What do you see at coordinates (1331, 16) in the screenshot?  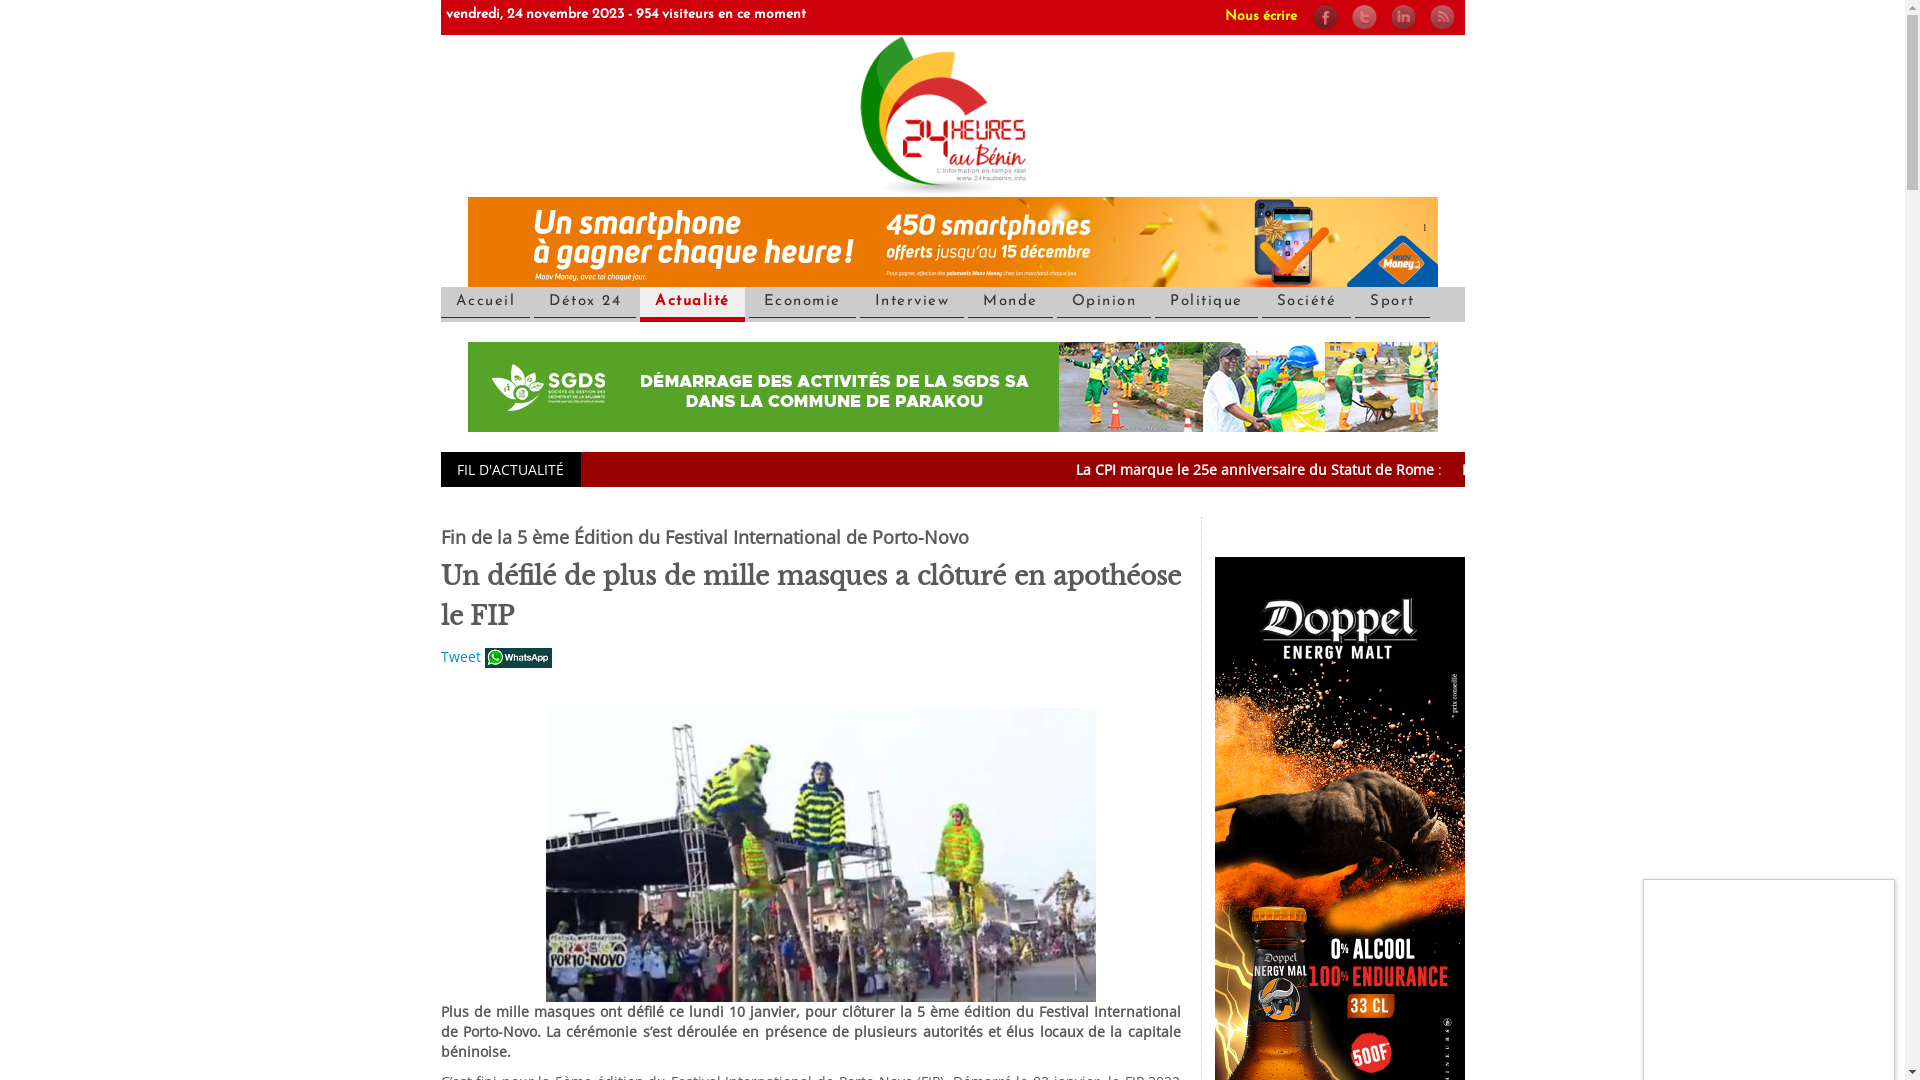 I see `'Notre page facebook'` at bounding box center [1331, 16].